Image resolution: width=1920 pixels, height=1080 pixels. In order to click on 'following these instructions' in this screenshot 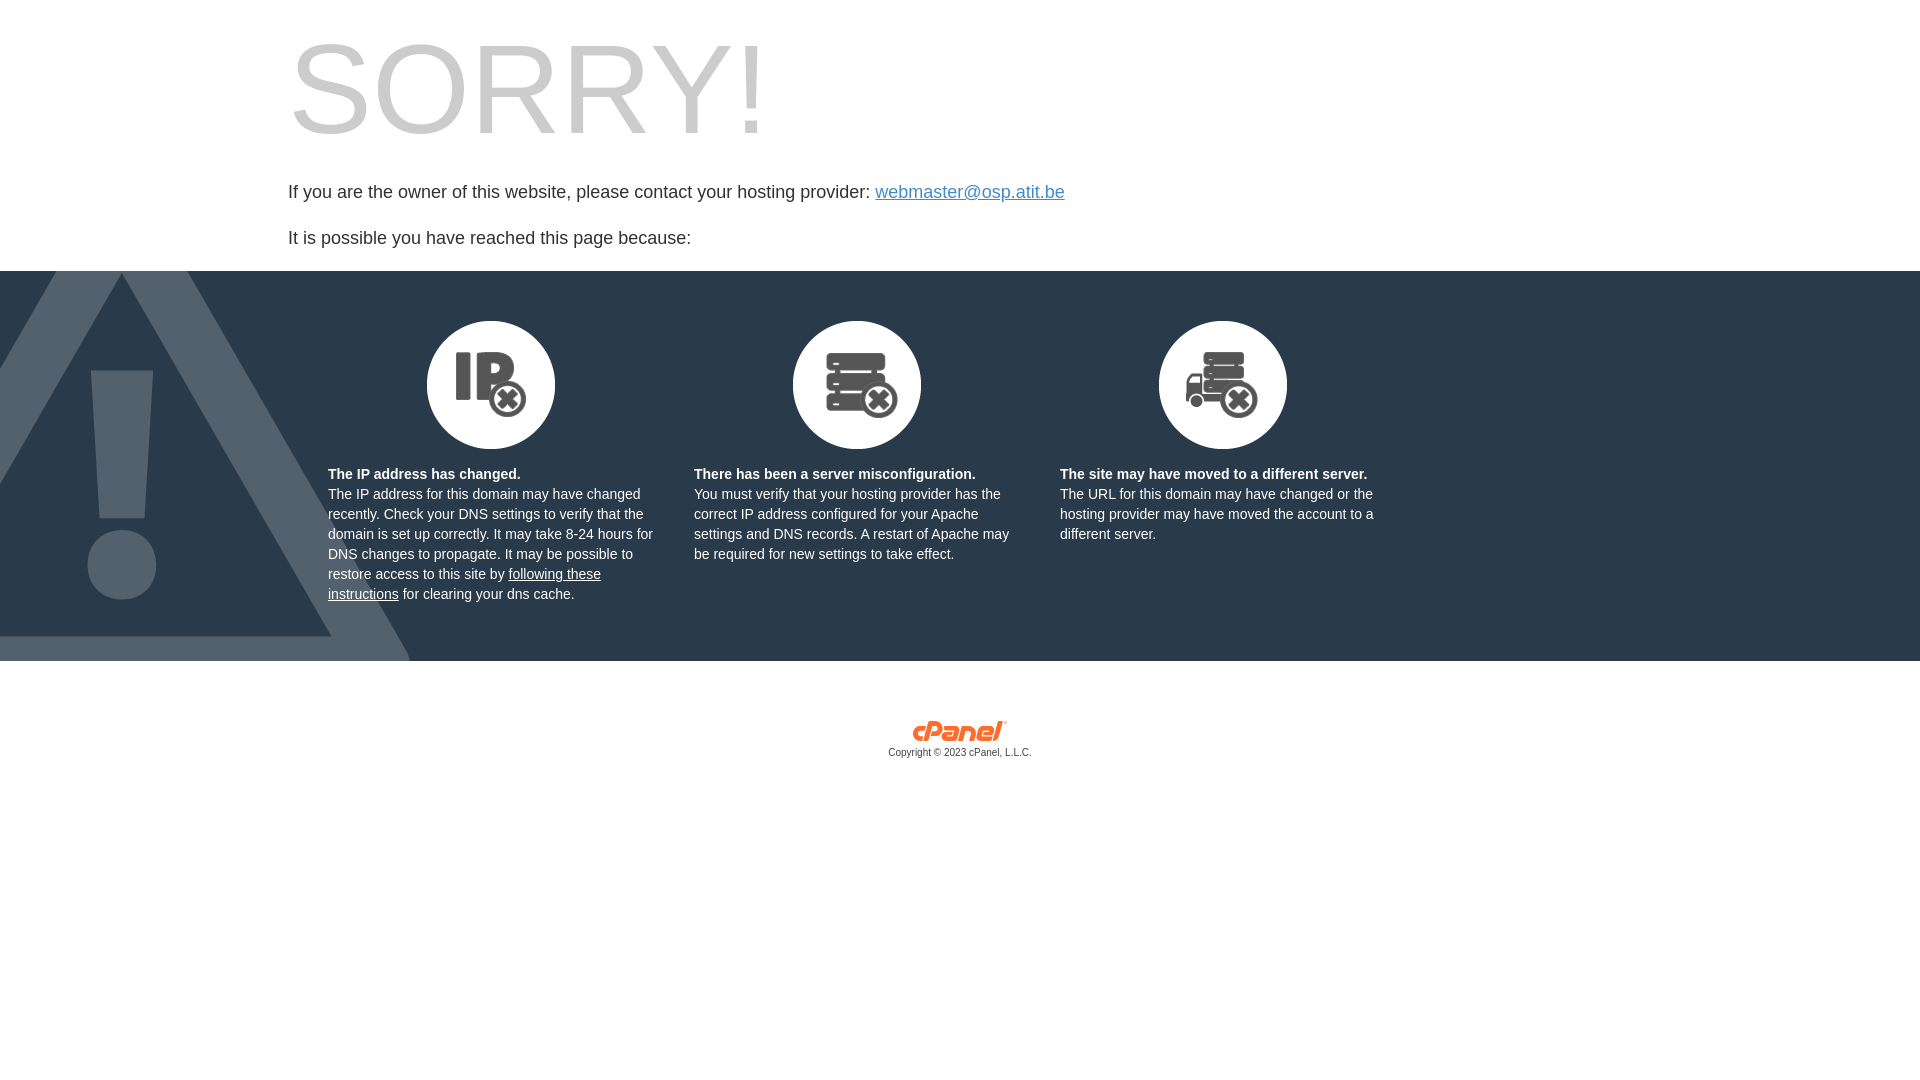, I will do `click(463, 583)`.